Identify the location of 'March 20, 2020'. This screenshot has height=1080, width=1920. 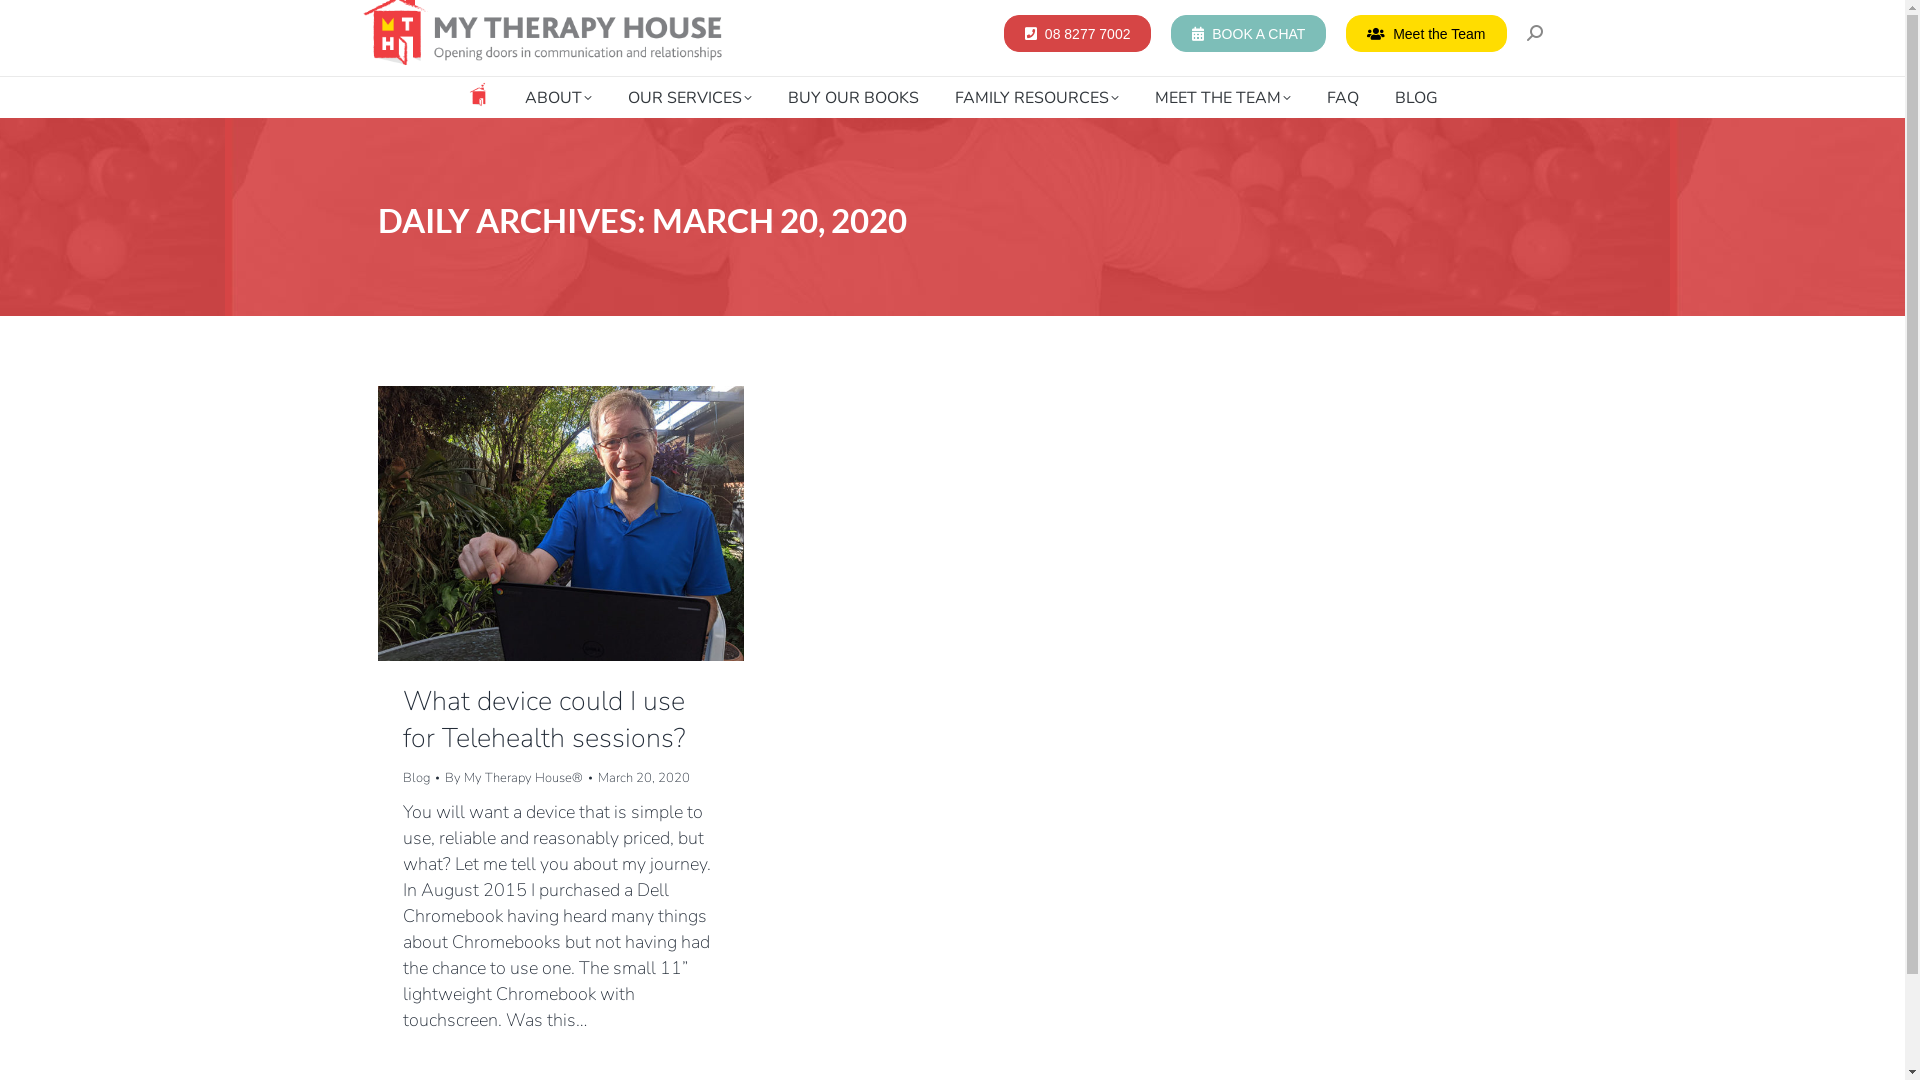
(597, 777).